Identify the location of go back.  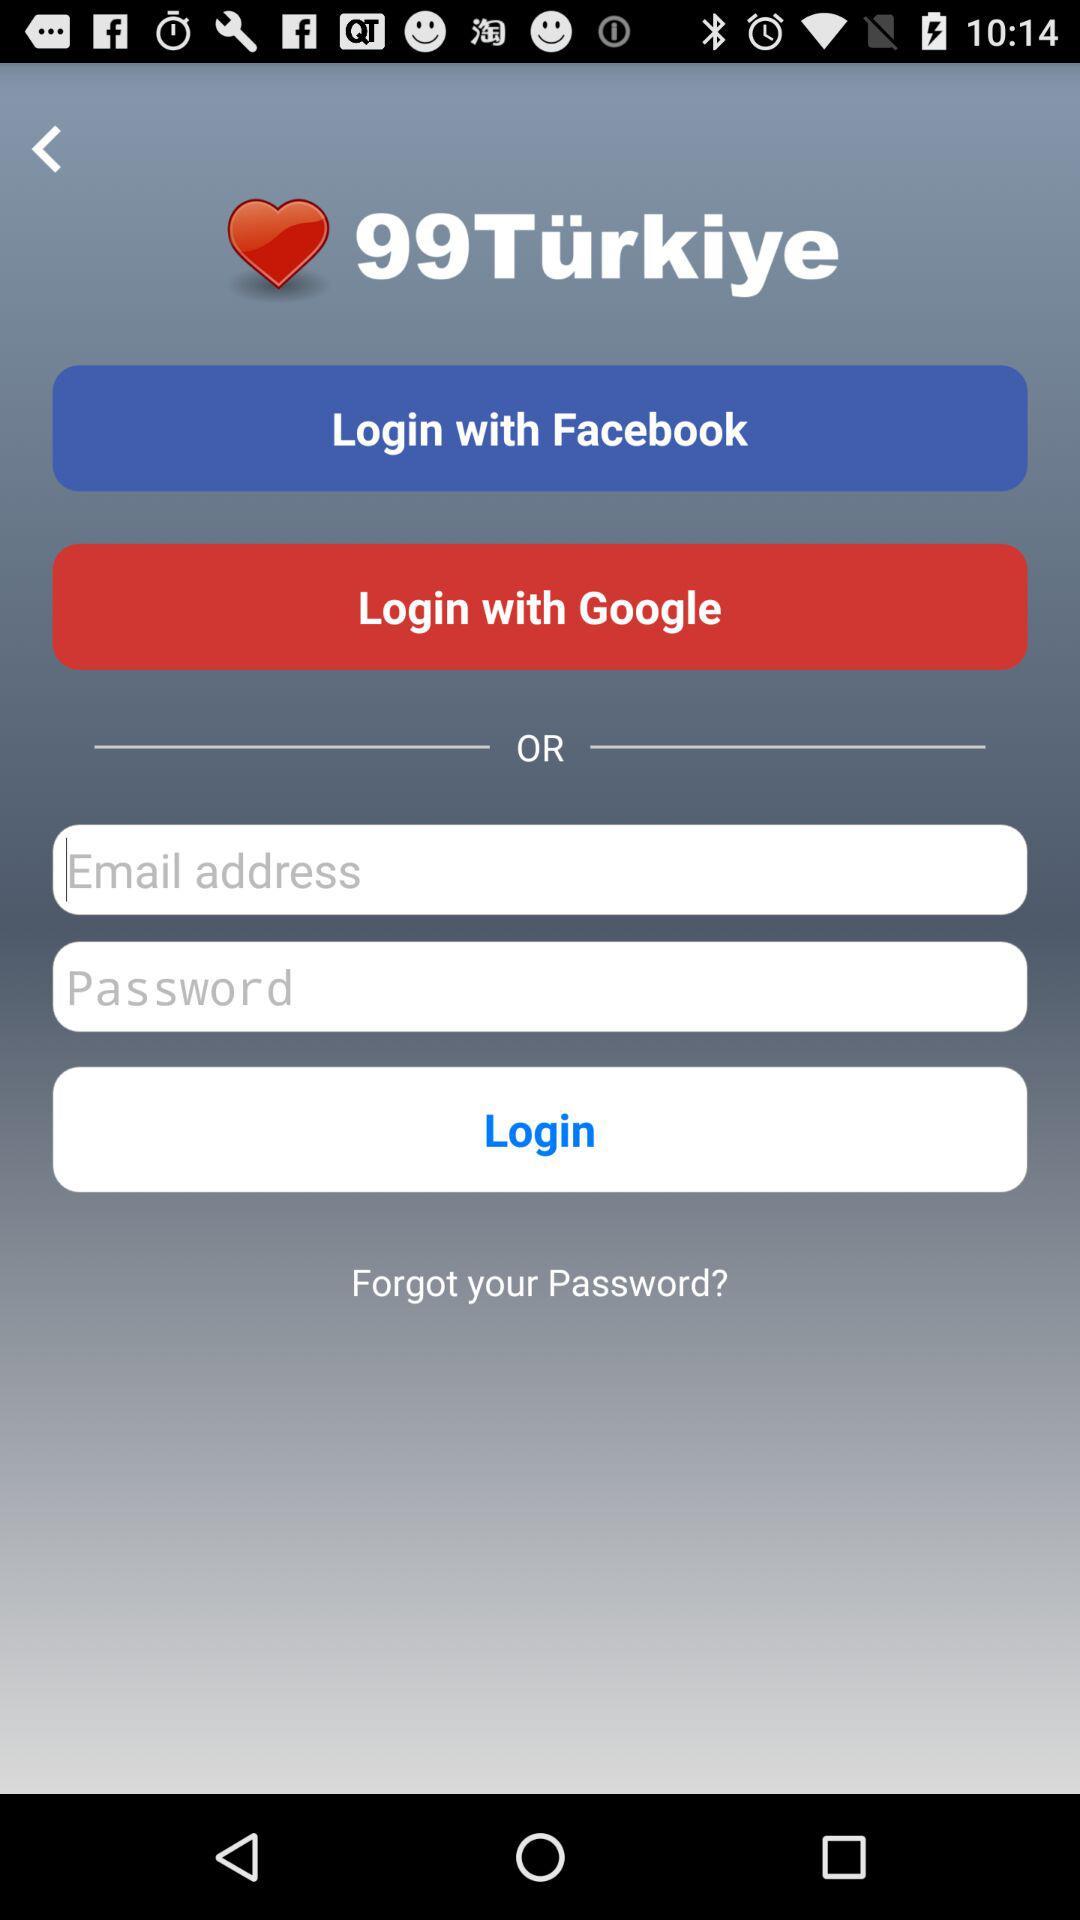
(46, 148).